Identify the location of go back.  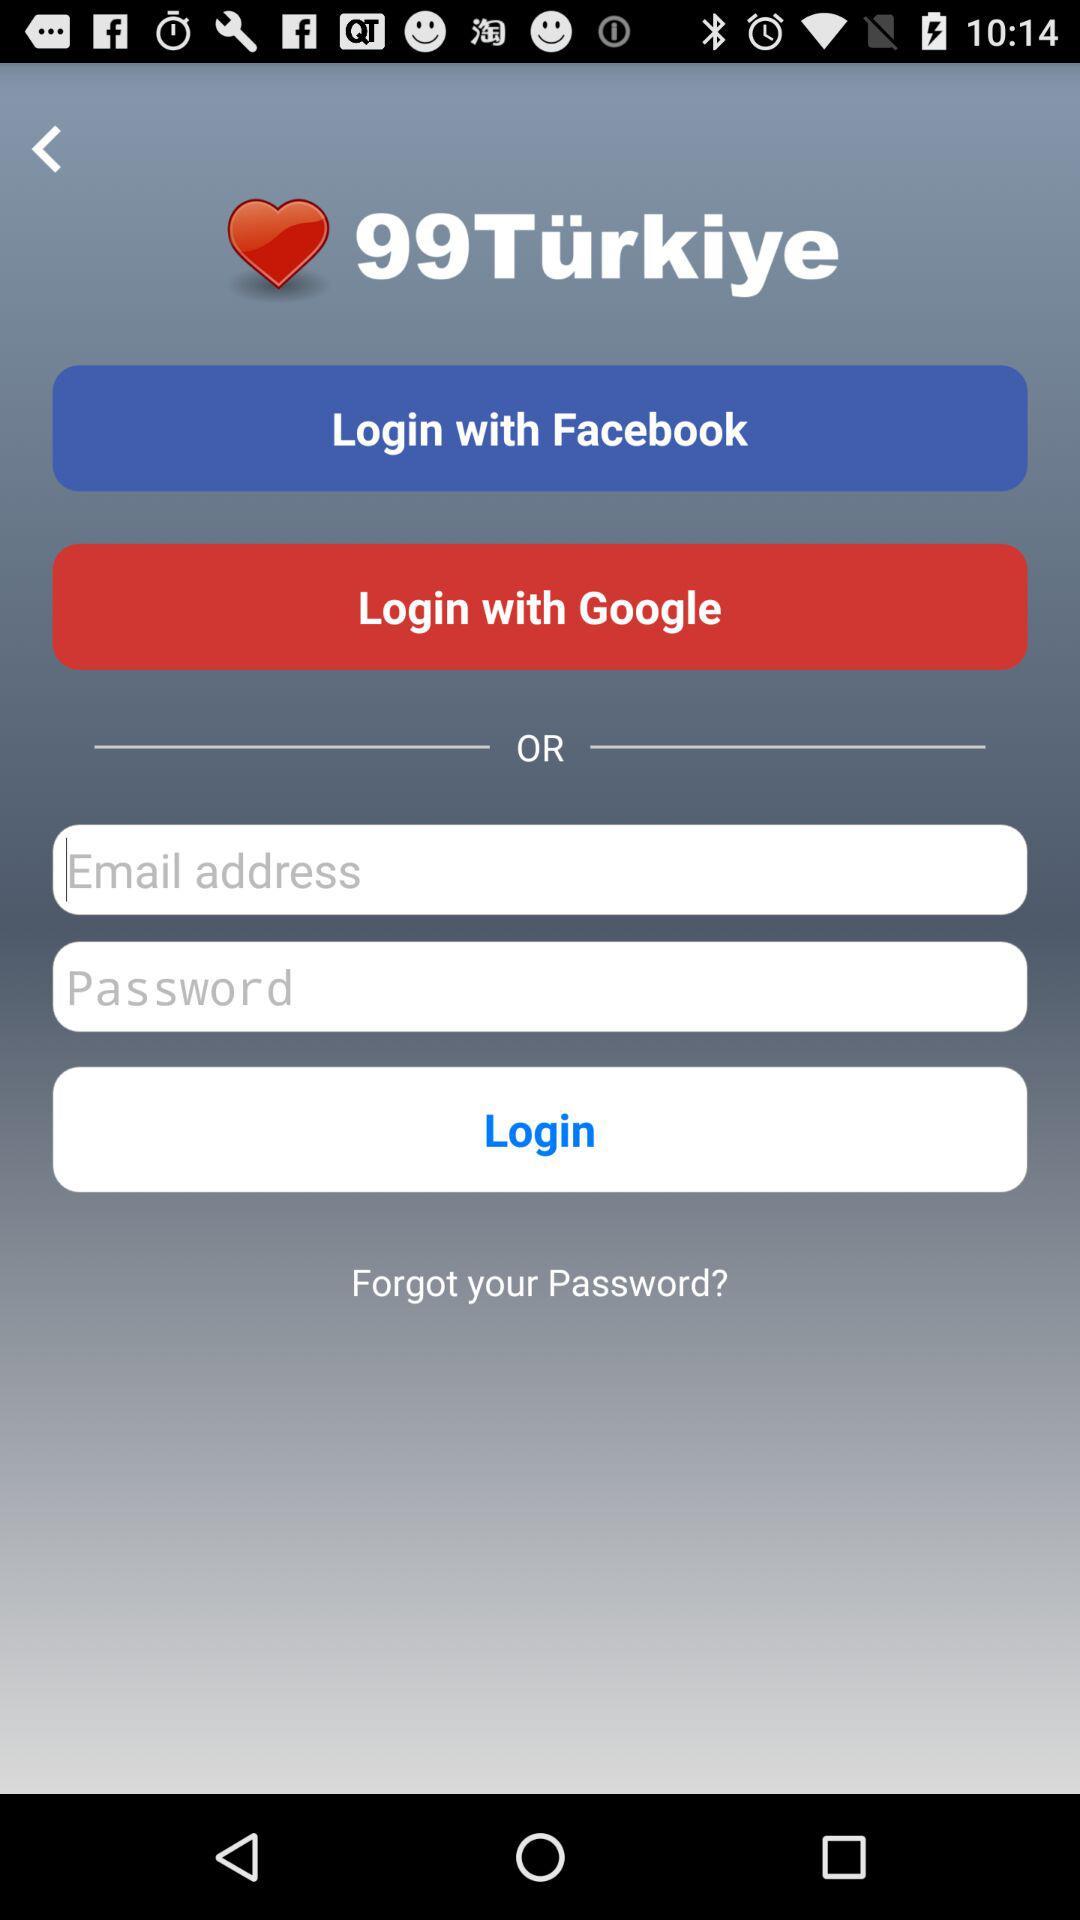
(46, 148).